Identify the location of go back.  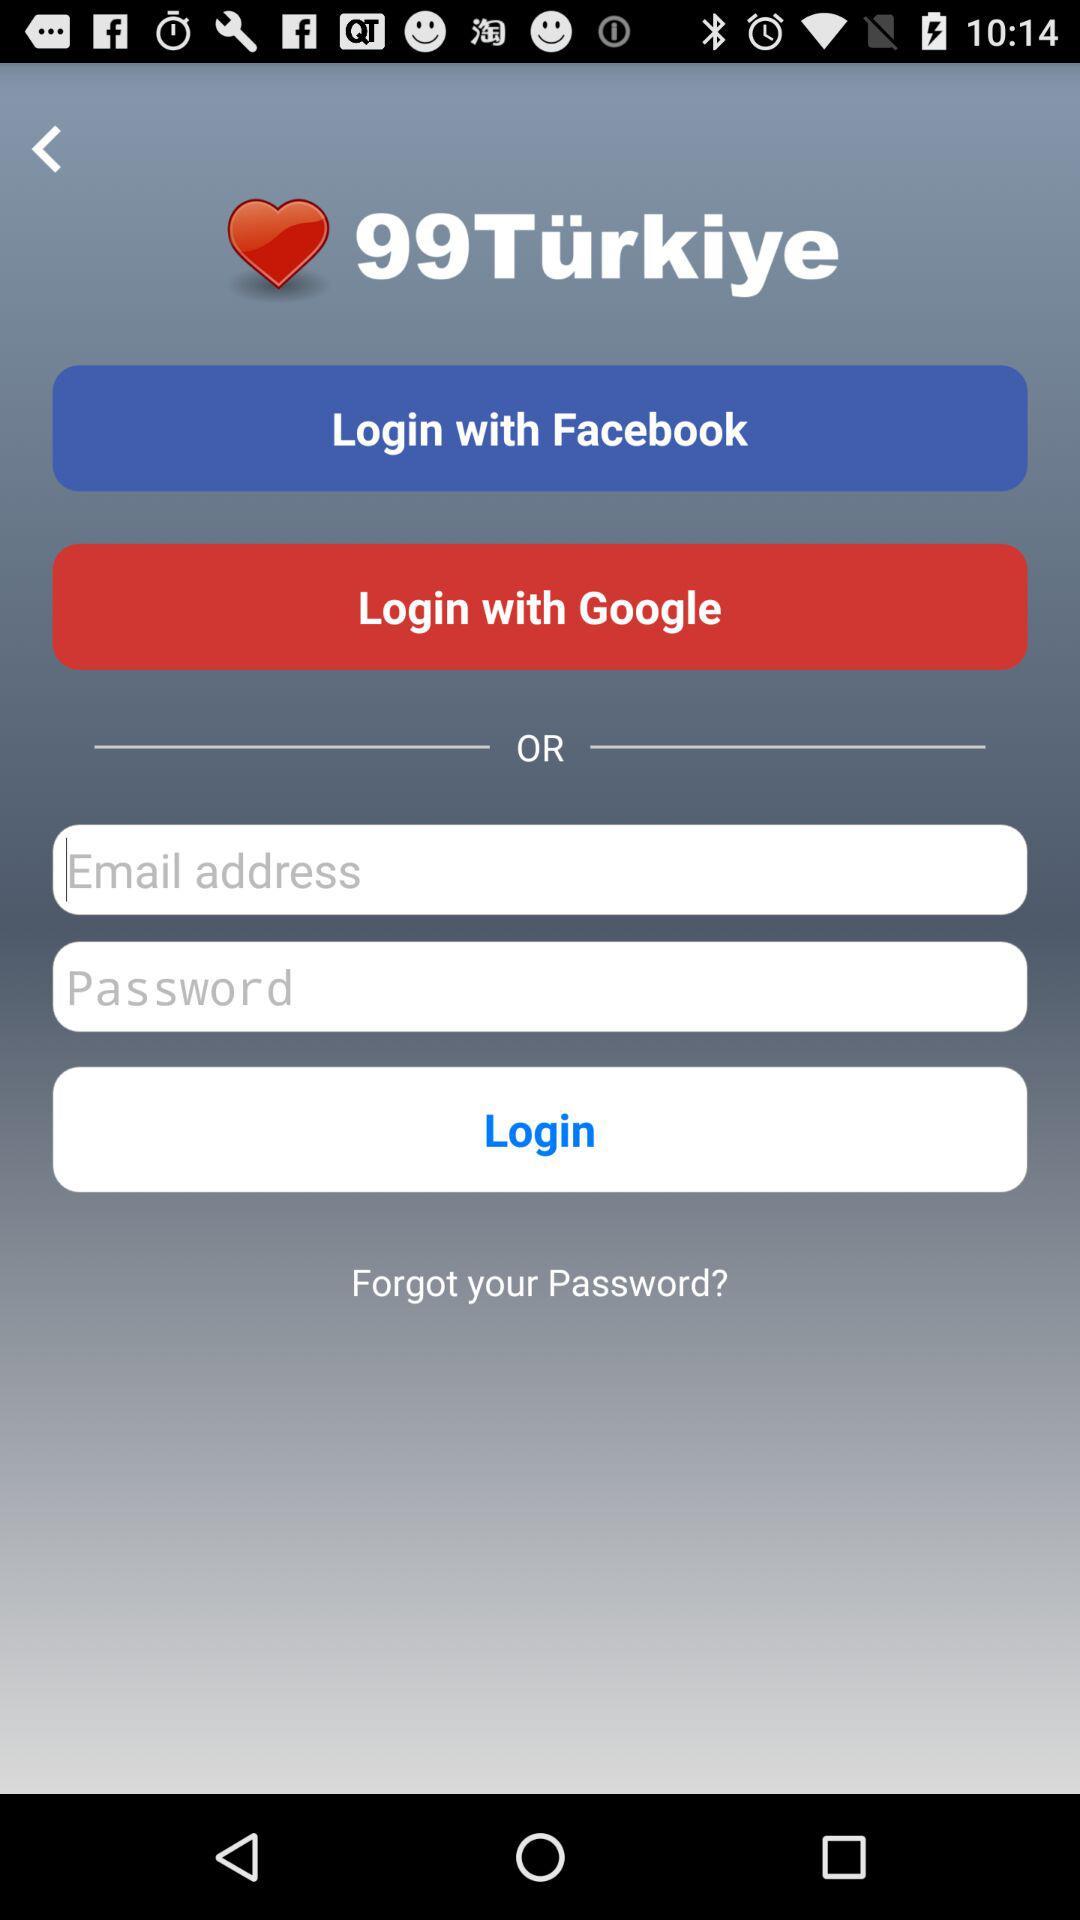
(46, 148).